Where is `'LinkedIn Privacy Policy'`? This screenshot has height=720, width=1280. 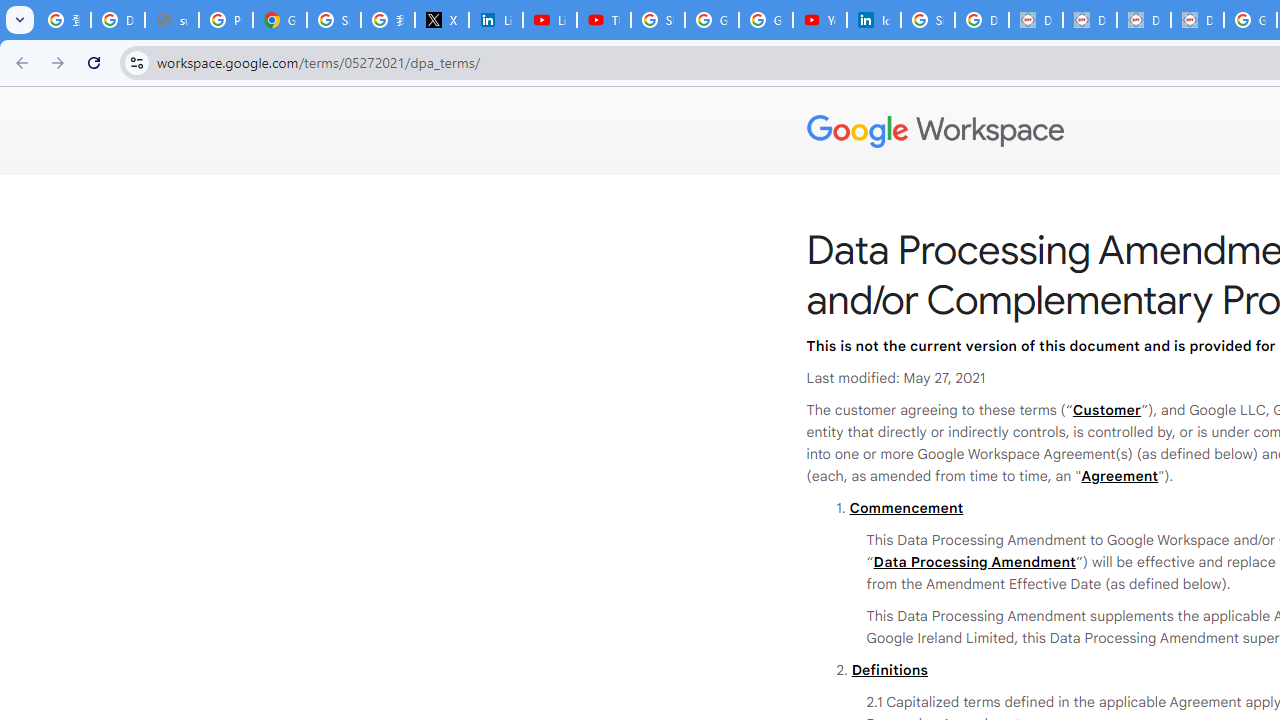 'LinkedIn Privacy Policy' is located at coordinates (496, 20).